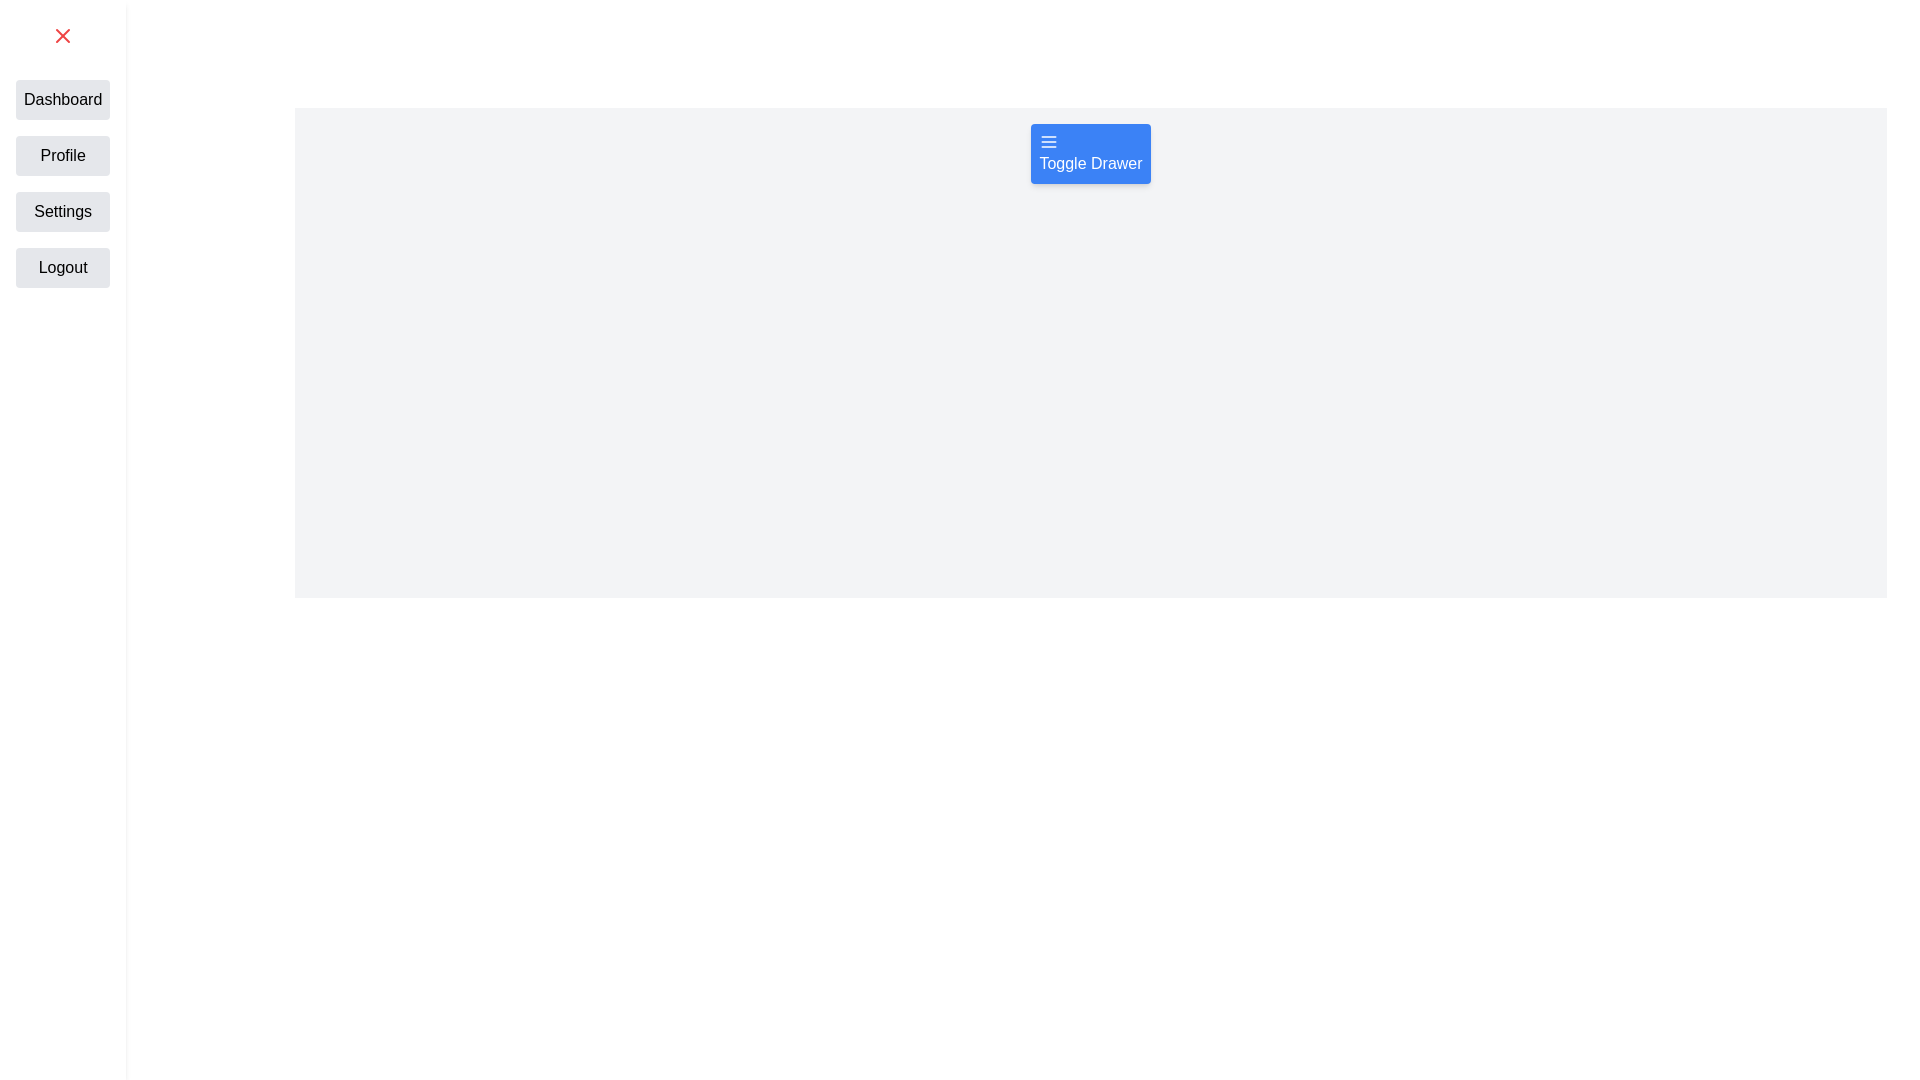 The image size is (1920, 1080). Describe the element at coordinates (1089, 153) in the screenshot. I see `the 'Toggle Drawer' button to toggle the drawer's visibility` at that location.